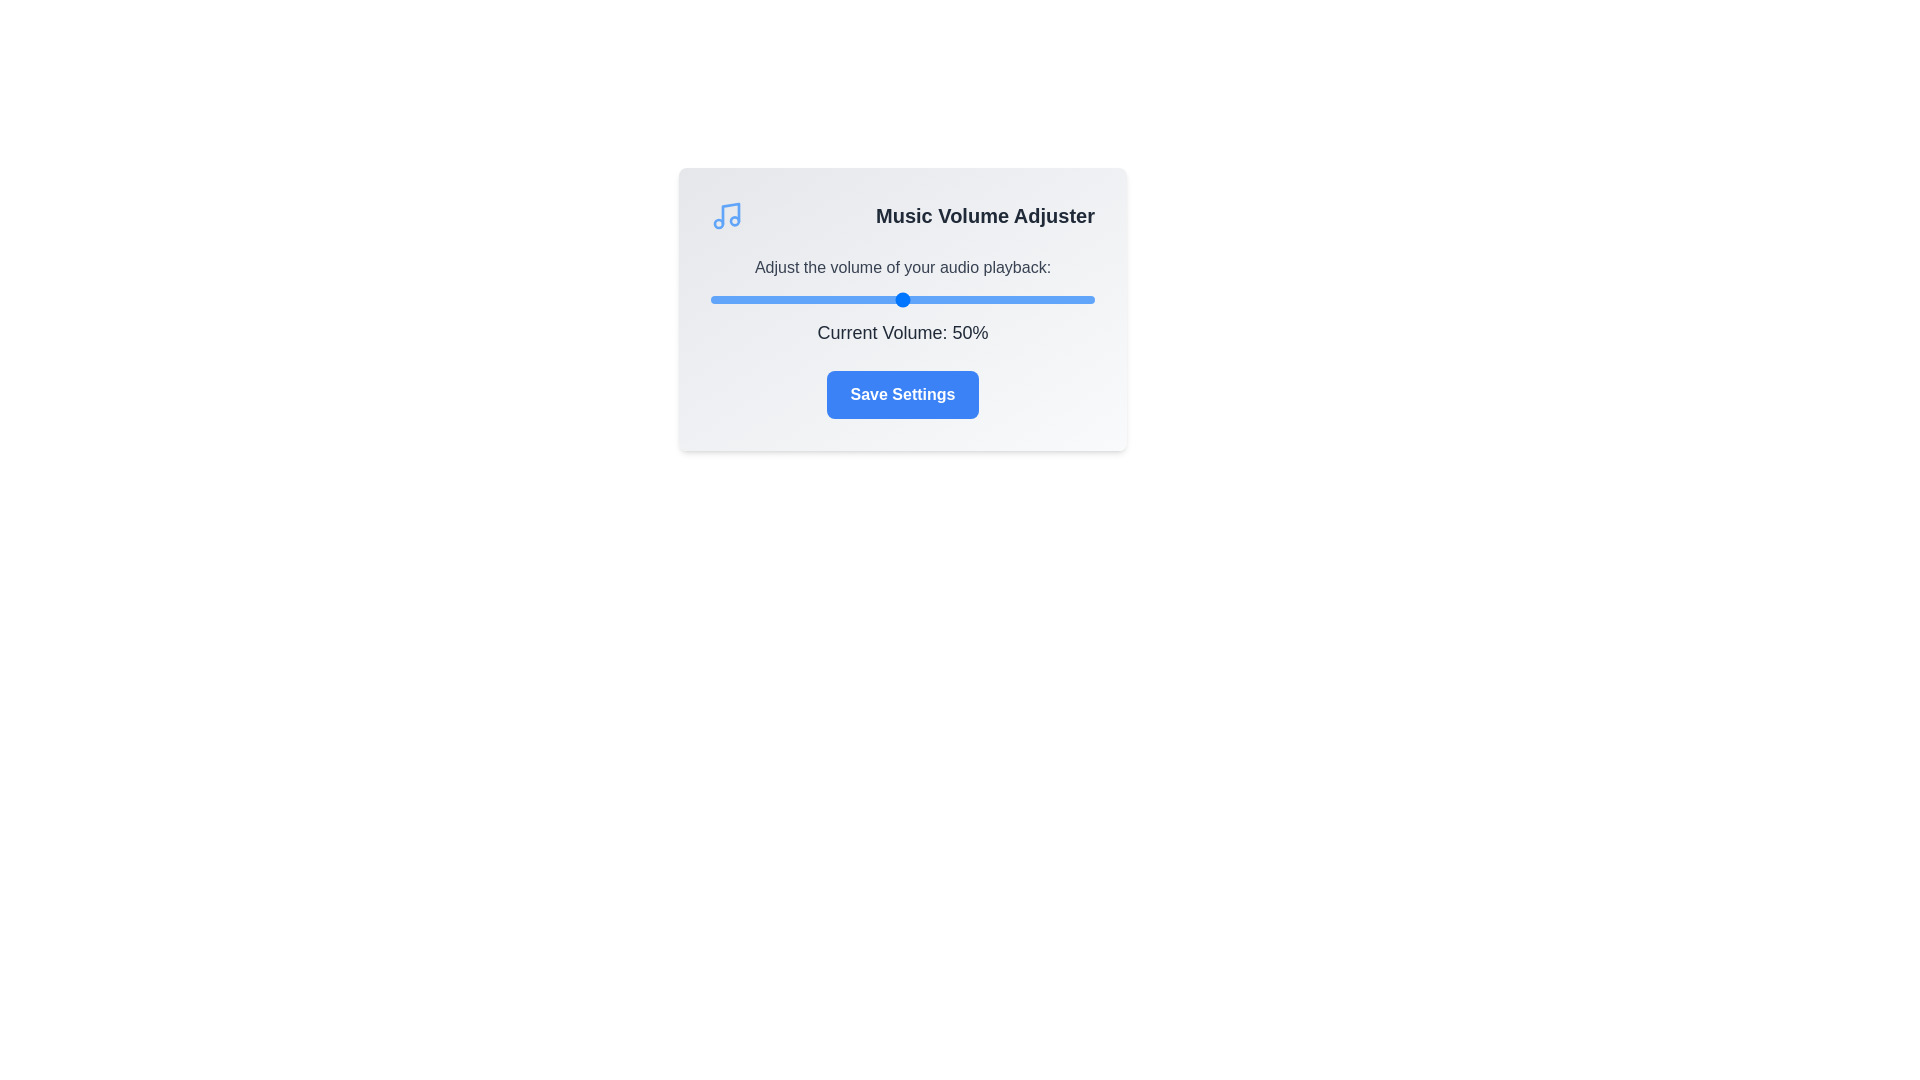  What do you see at coordinates (882, 300) in the screenshot?
I see `the volume slider to 45%` at bounding box center [882, 300].